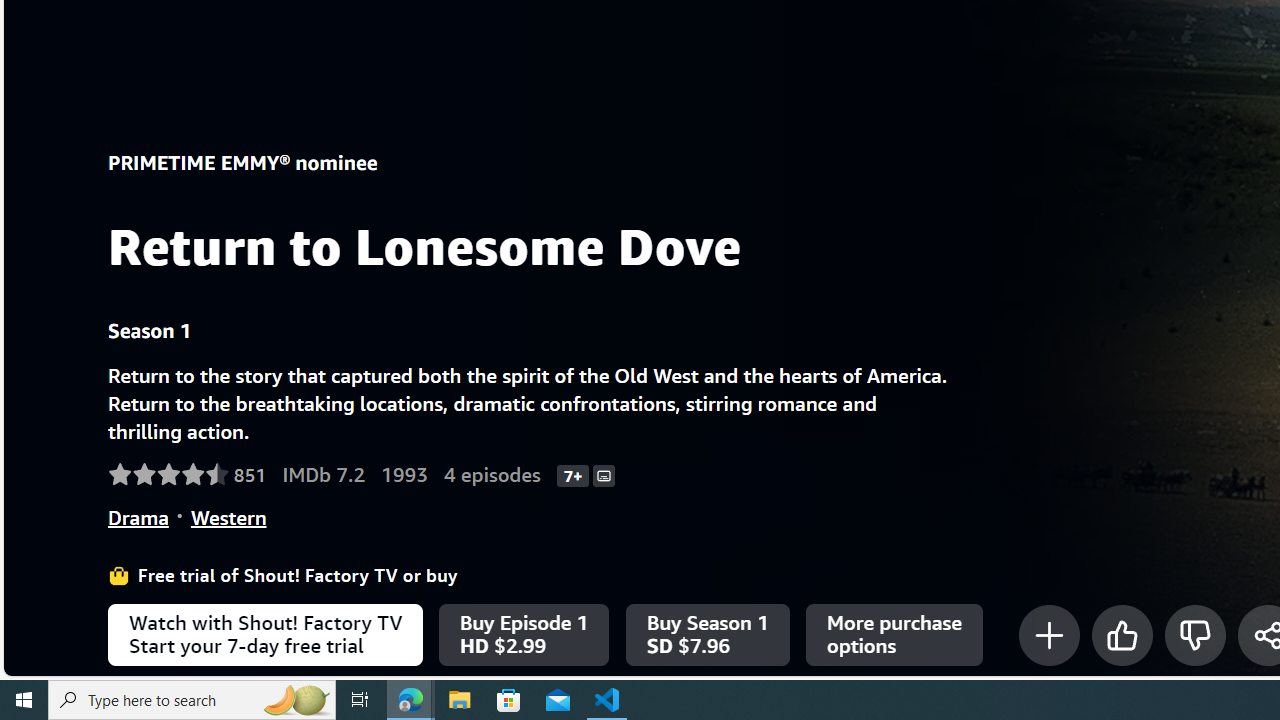 This screenshot has height=720, width=1280. I want to click on 'Buy Episode 1 HD $2.99', so click(524, 635).